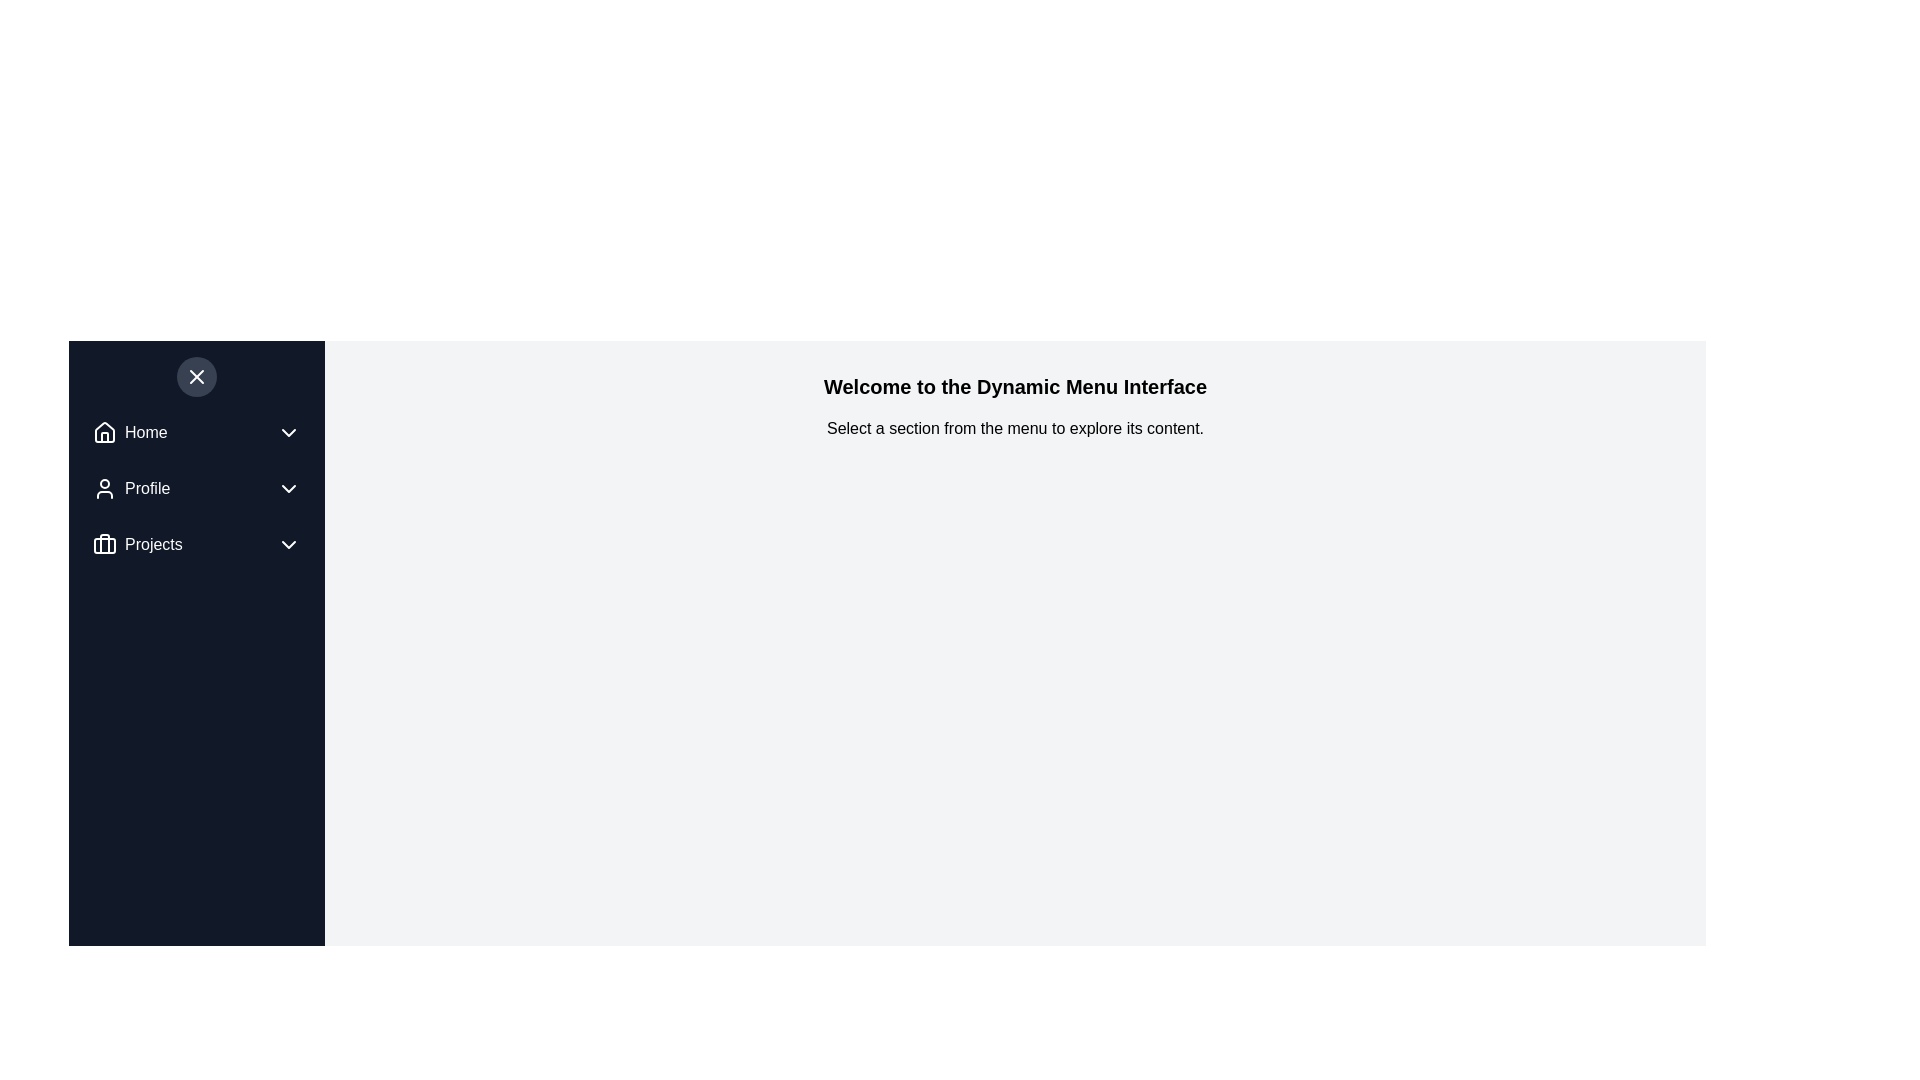 The height and width of the screenshot is (1080, 1920). Describe the element at coordinates (1015, 427) in the screenshot. I see `the static text element that prompts the user to choose a menu section, located beneath the header 'Welcome to the Dynamic Menu Interface'` at that location.